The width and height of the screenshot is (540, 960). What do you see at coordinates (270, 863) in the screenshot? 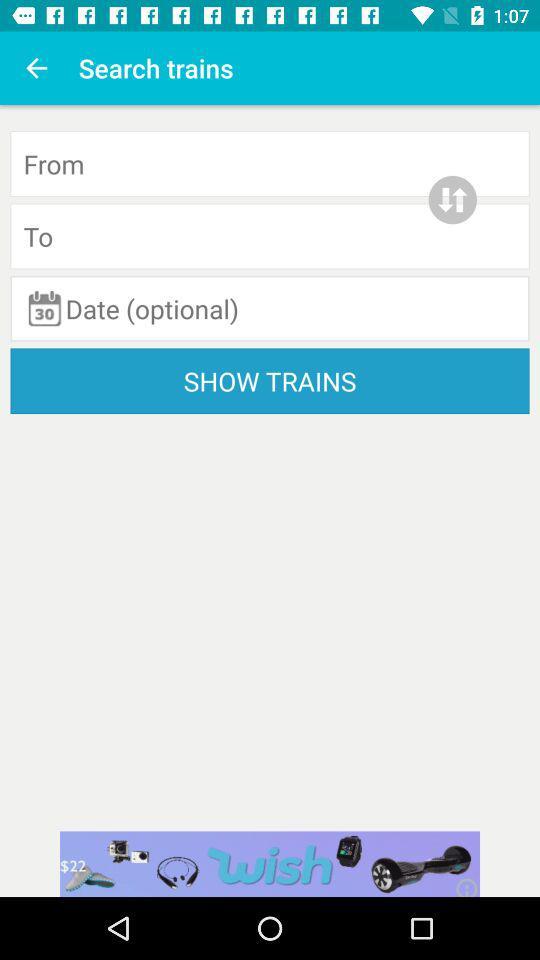
I see `share article` at bounding box center [270, 863].